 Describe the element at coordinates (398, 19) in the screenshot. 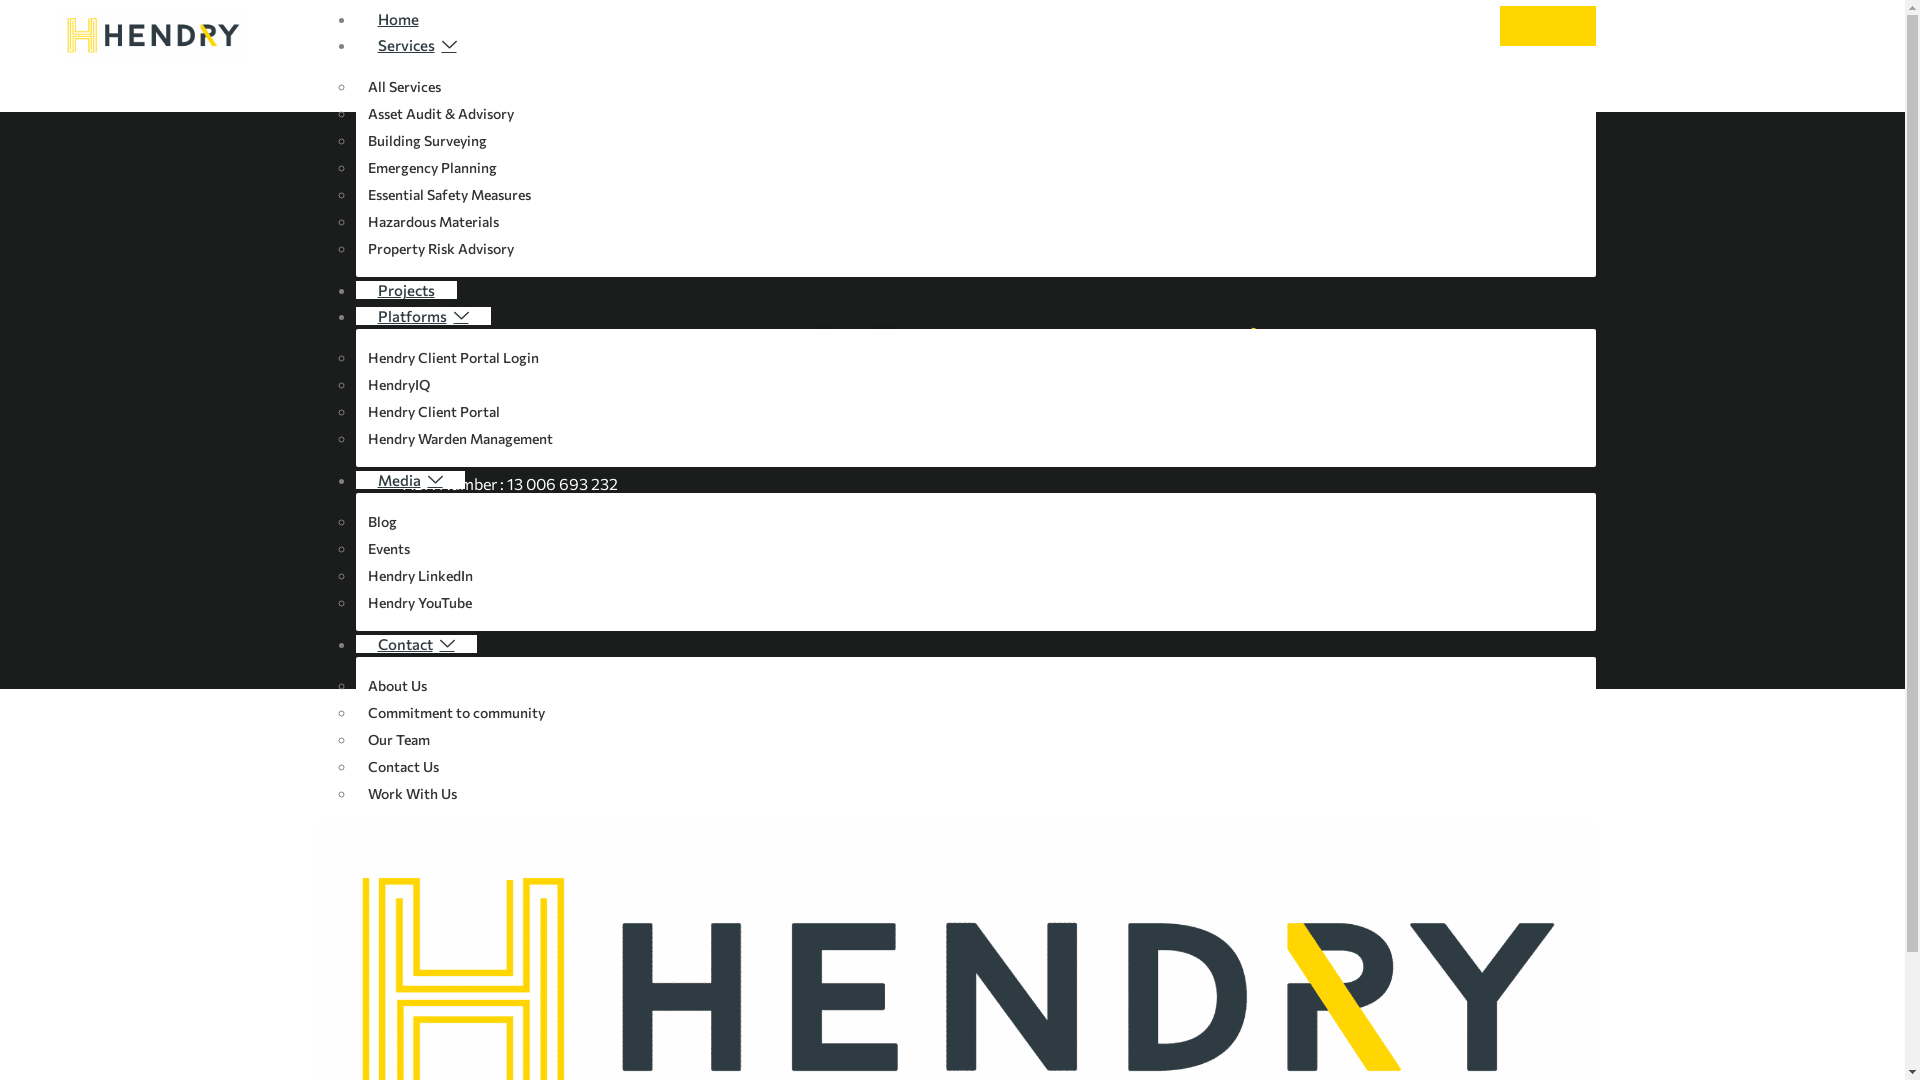

I see `'Home'` at that location.